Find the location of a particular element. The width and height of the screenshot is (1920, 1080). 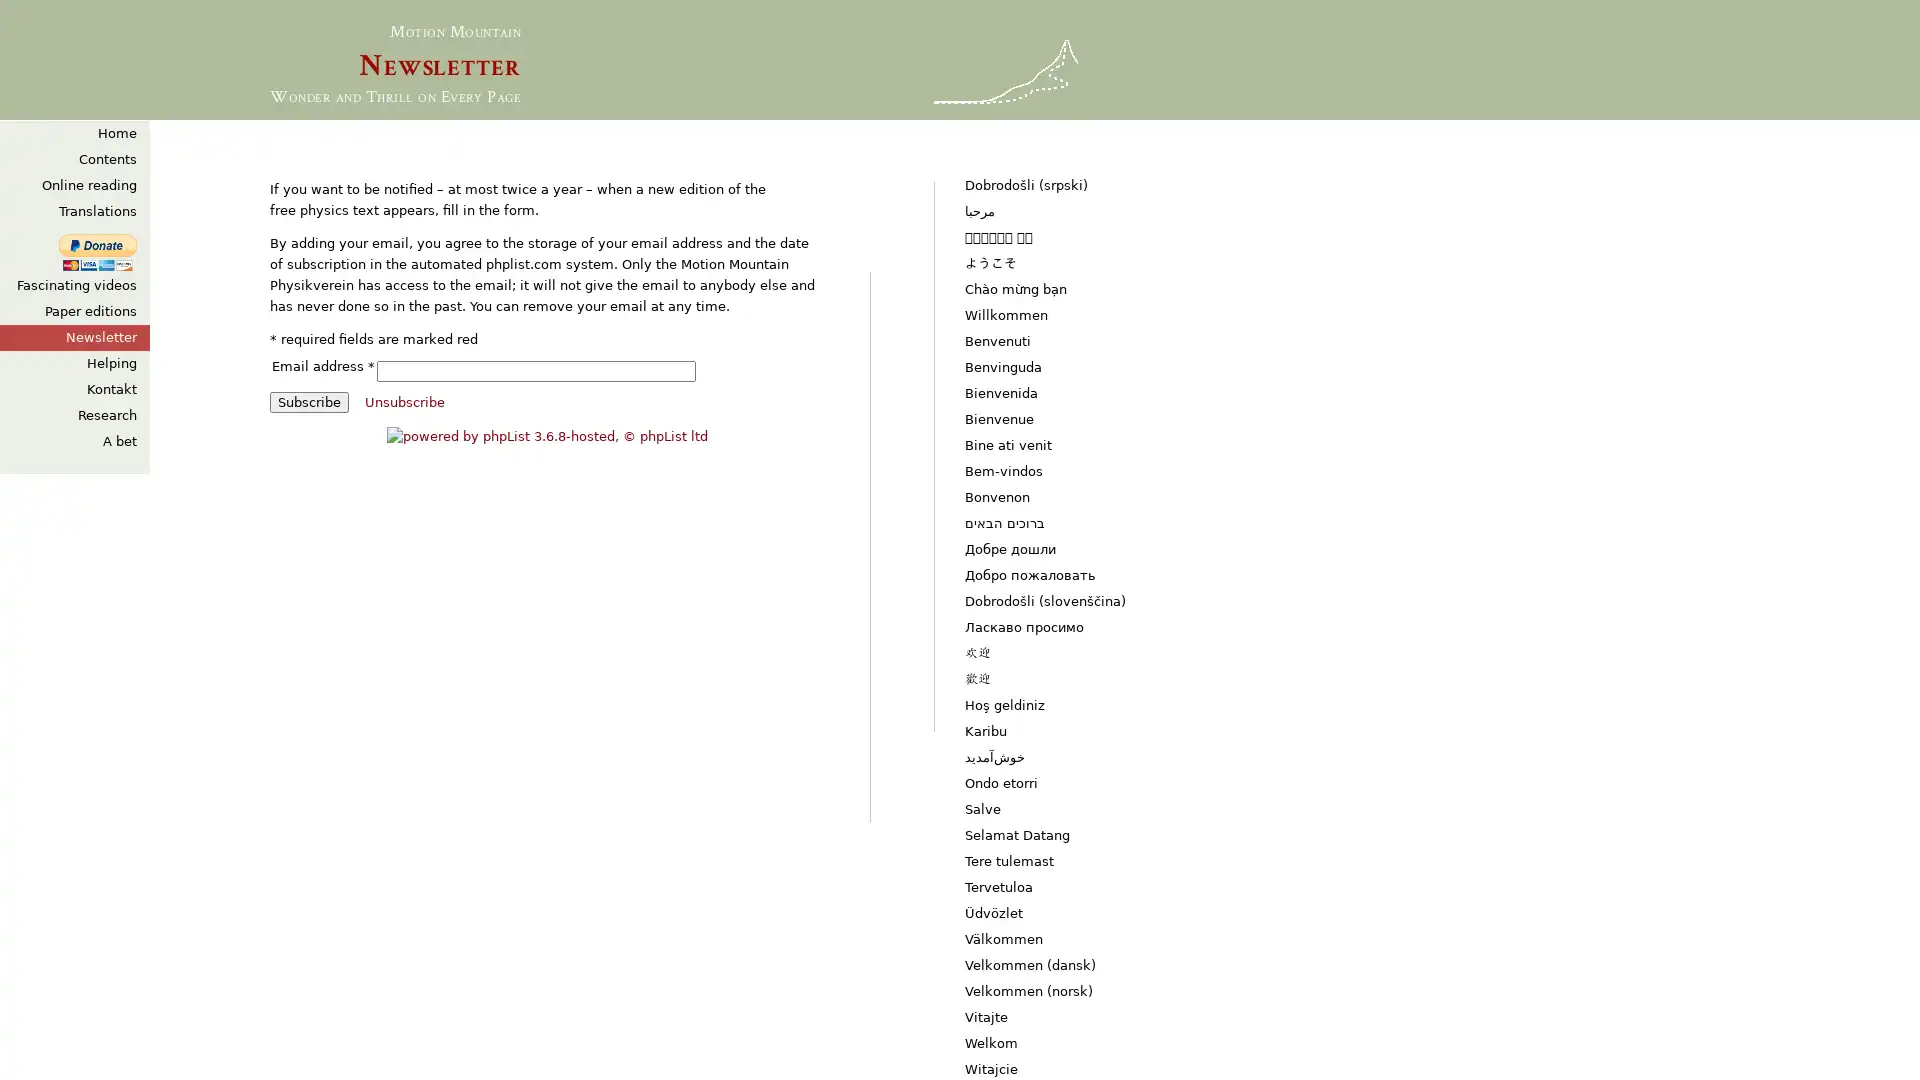

Subscribe is located at coordinates (308, 401).